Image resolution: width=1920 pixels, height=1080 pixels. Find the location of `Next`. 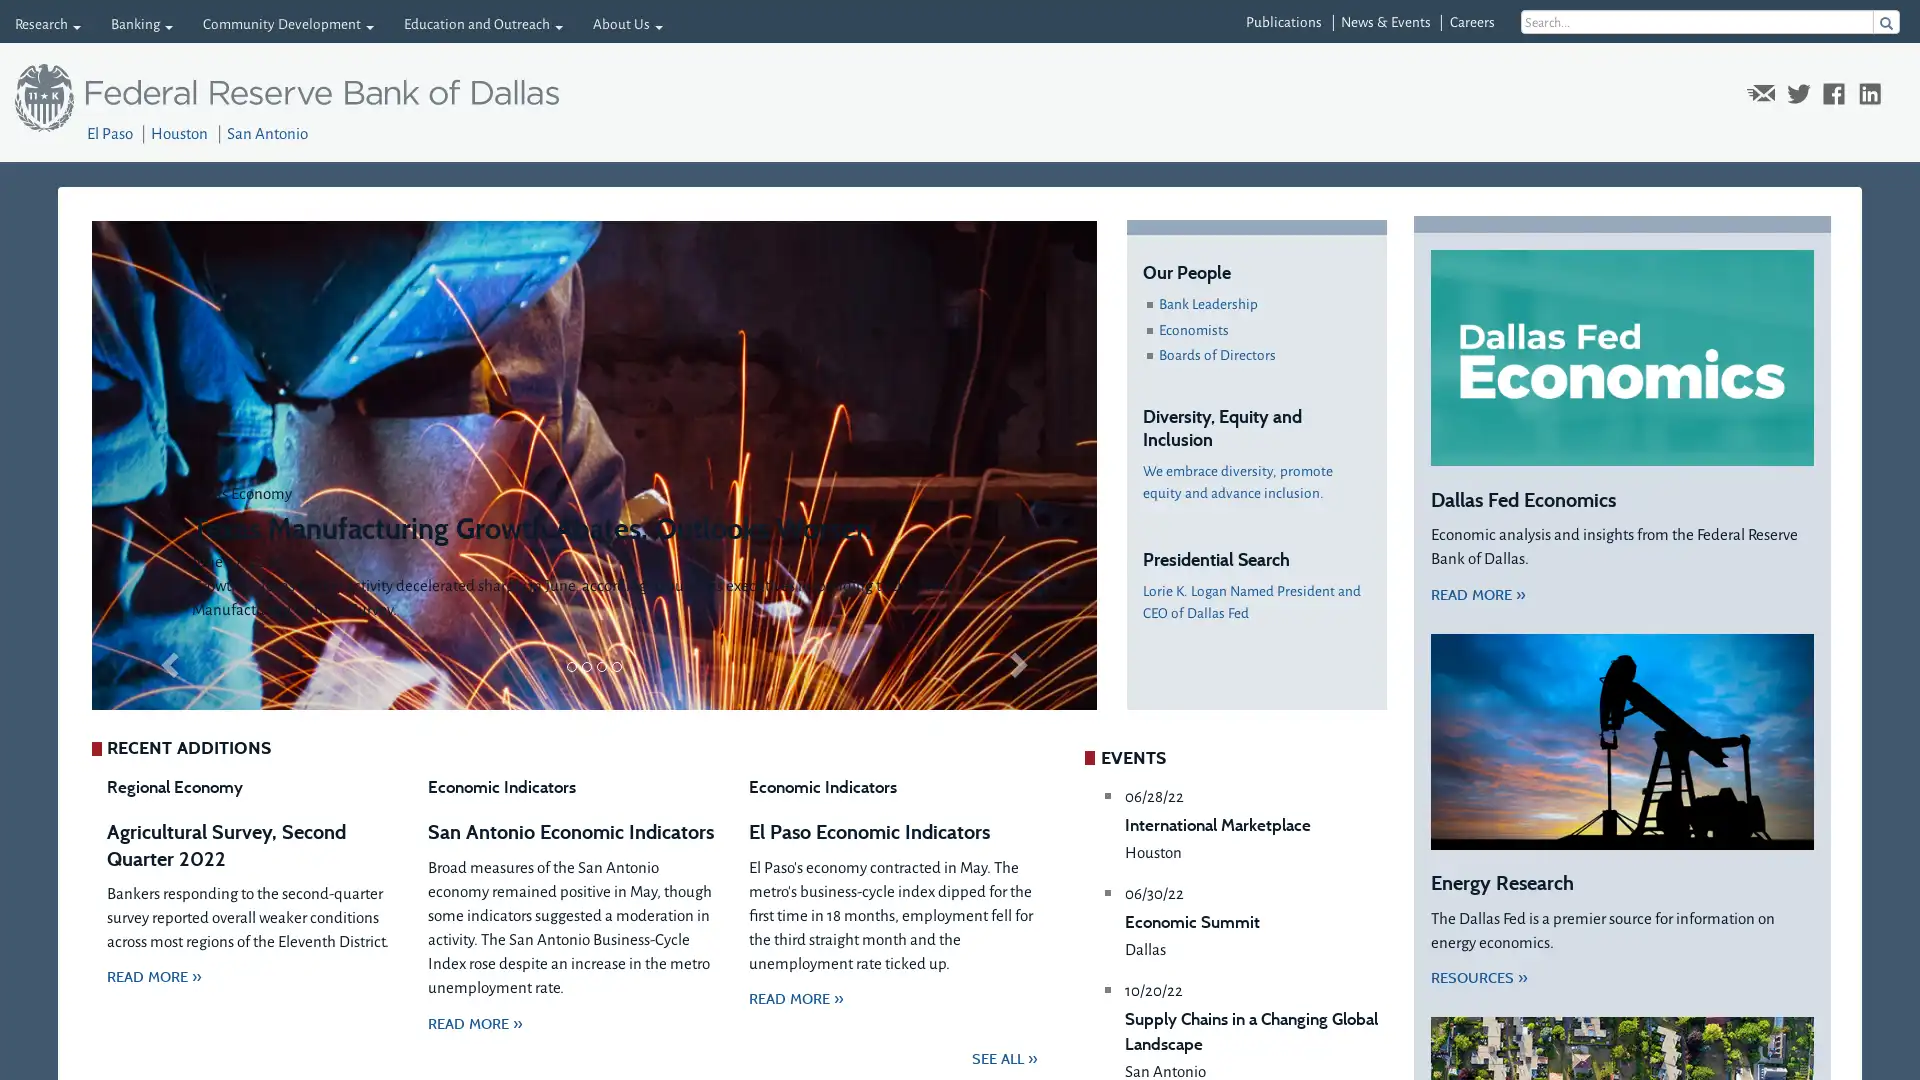

Next is located at coordinates (1021, 465).